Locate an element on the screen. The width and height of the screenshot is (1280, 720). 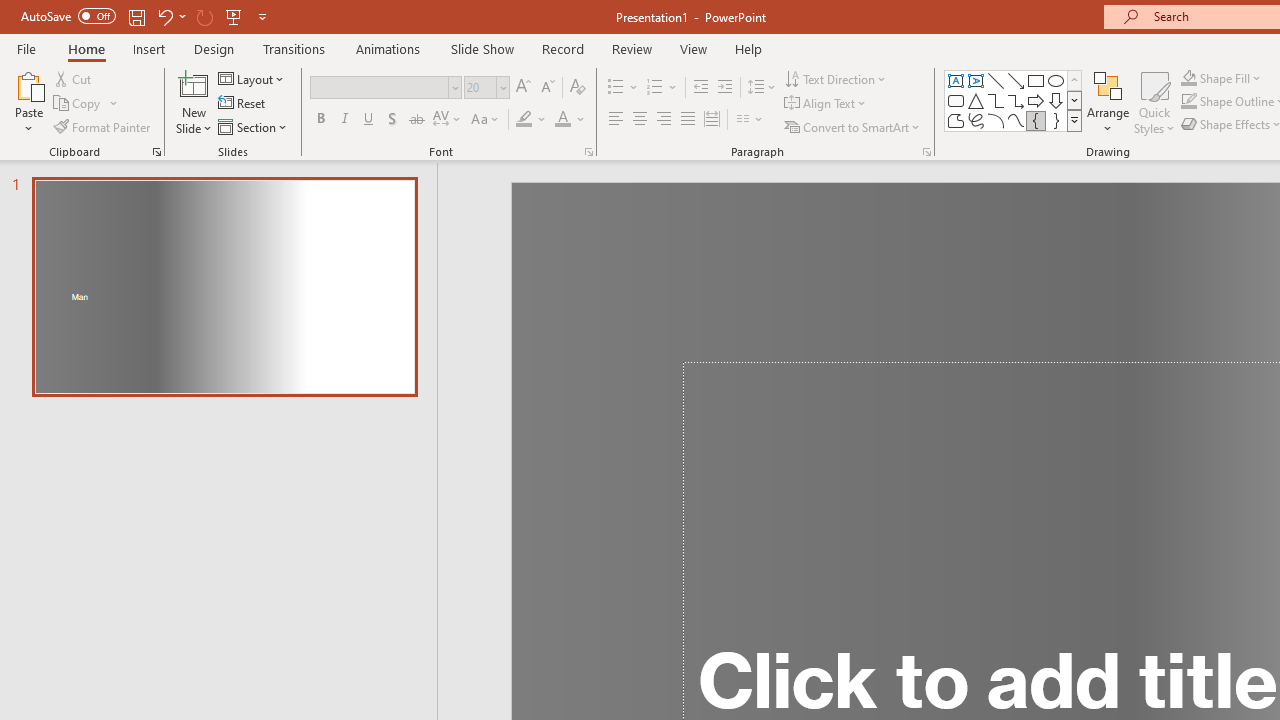
'Clear Formatting' is located at coordinates (576, 86).